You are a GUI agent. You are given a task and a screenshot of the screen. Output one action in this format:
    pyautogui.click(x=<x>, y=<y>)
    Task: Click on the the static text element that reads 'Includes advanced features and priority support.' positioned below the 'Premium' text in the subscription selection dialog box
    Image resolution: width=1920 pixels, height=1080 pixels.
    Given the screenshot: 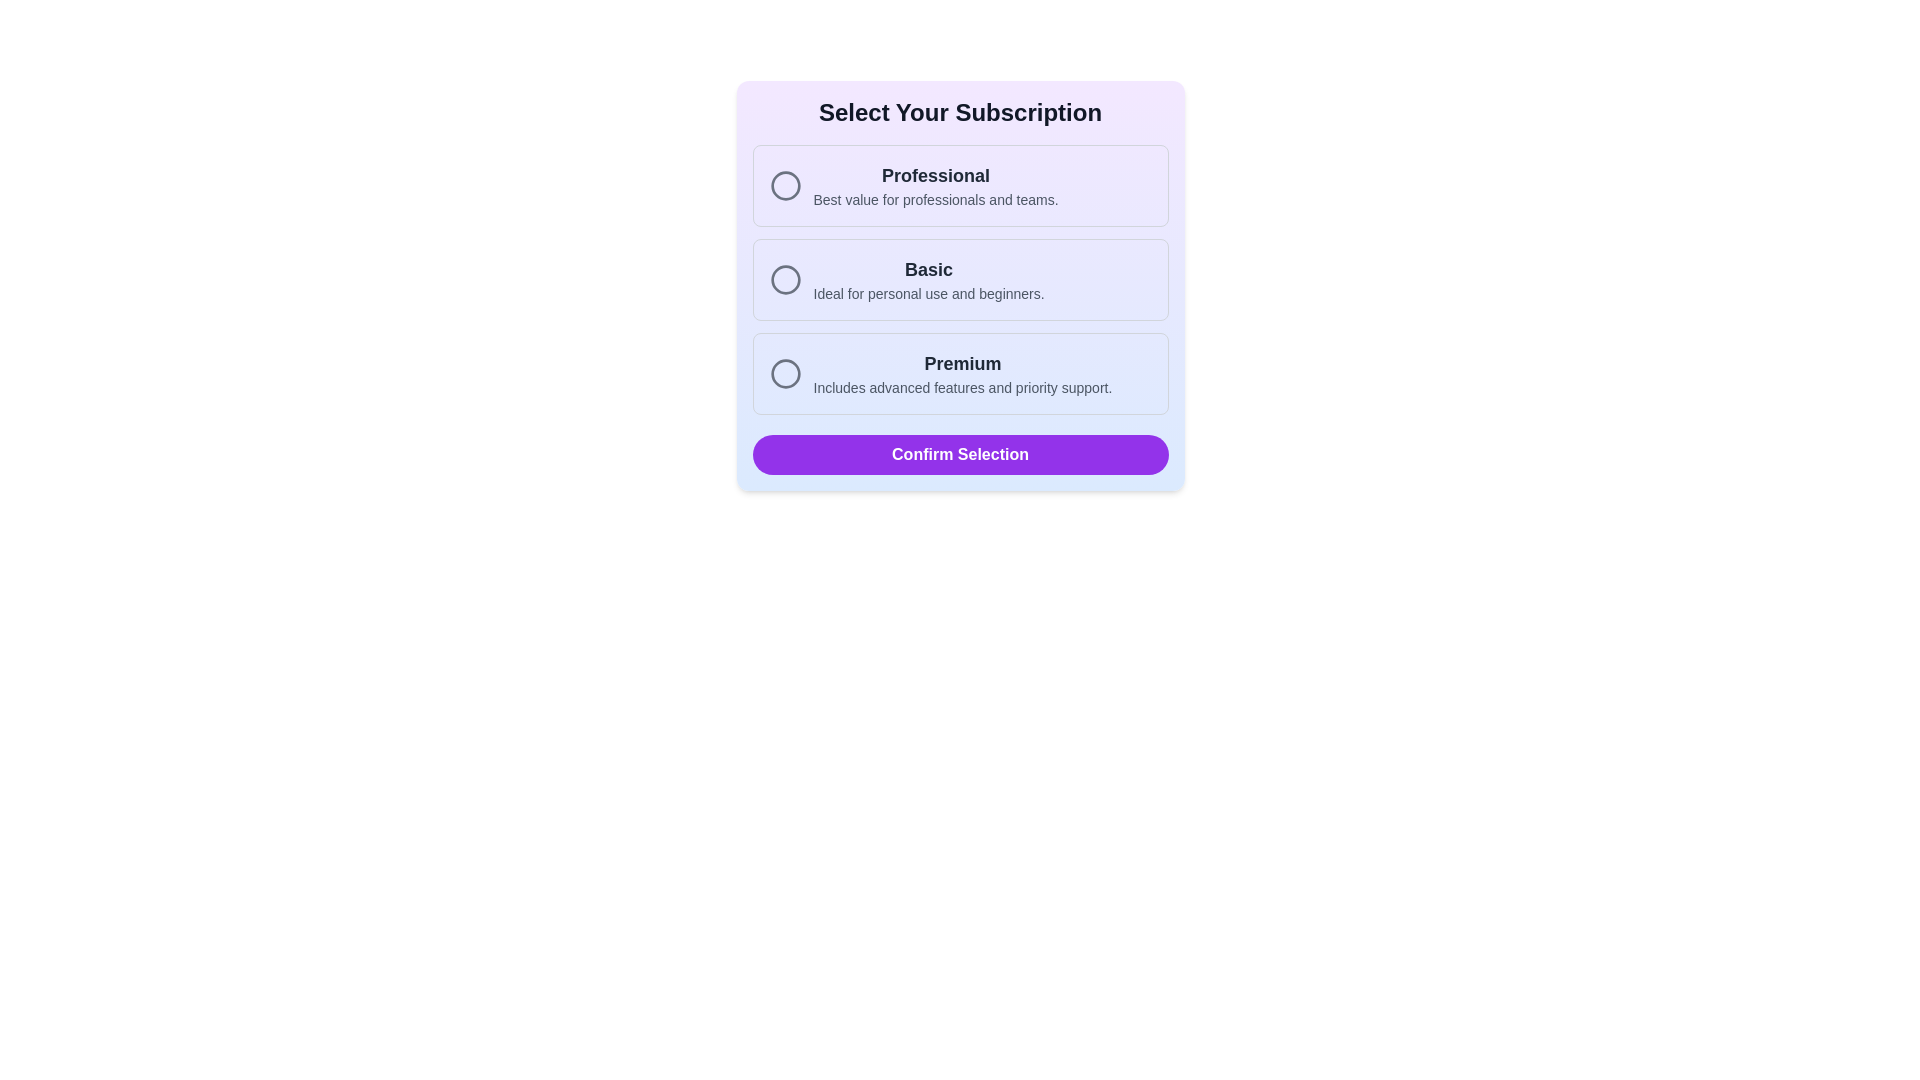 What is the action you would take?
    pyautogui.click(x=962, y=388)
    